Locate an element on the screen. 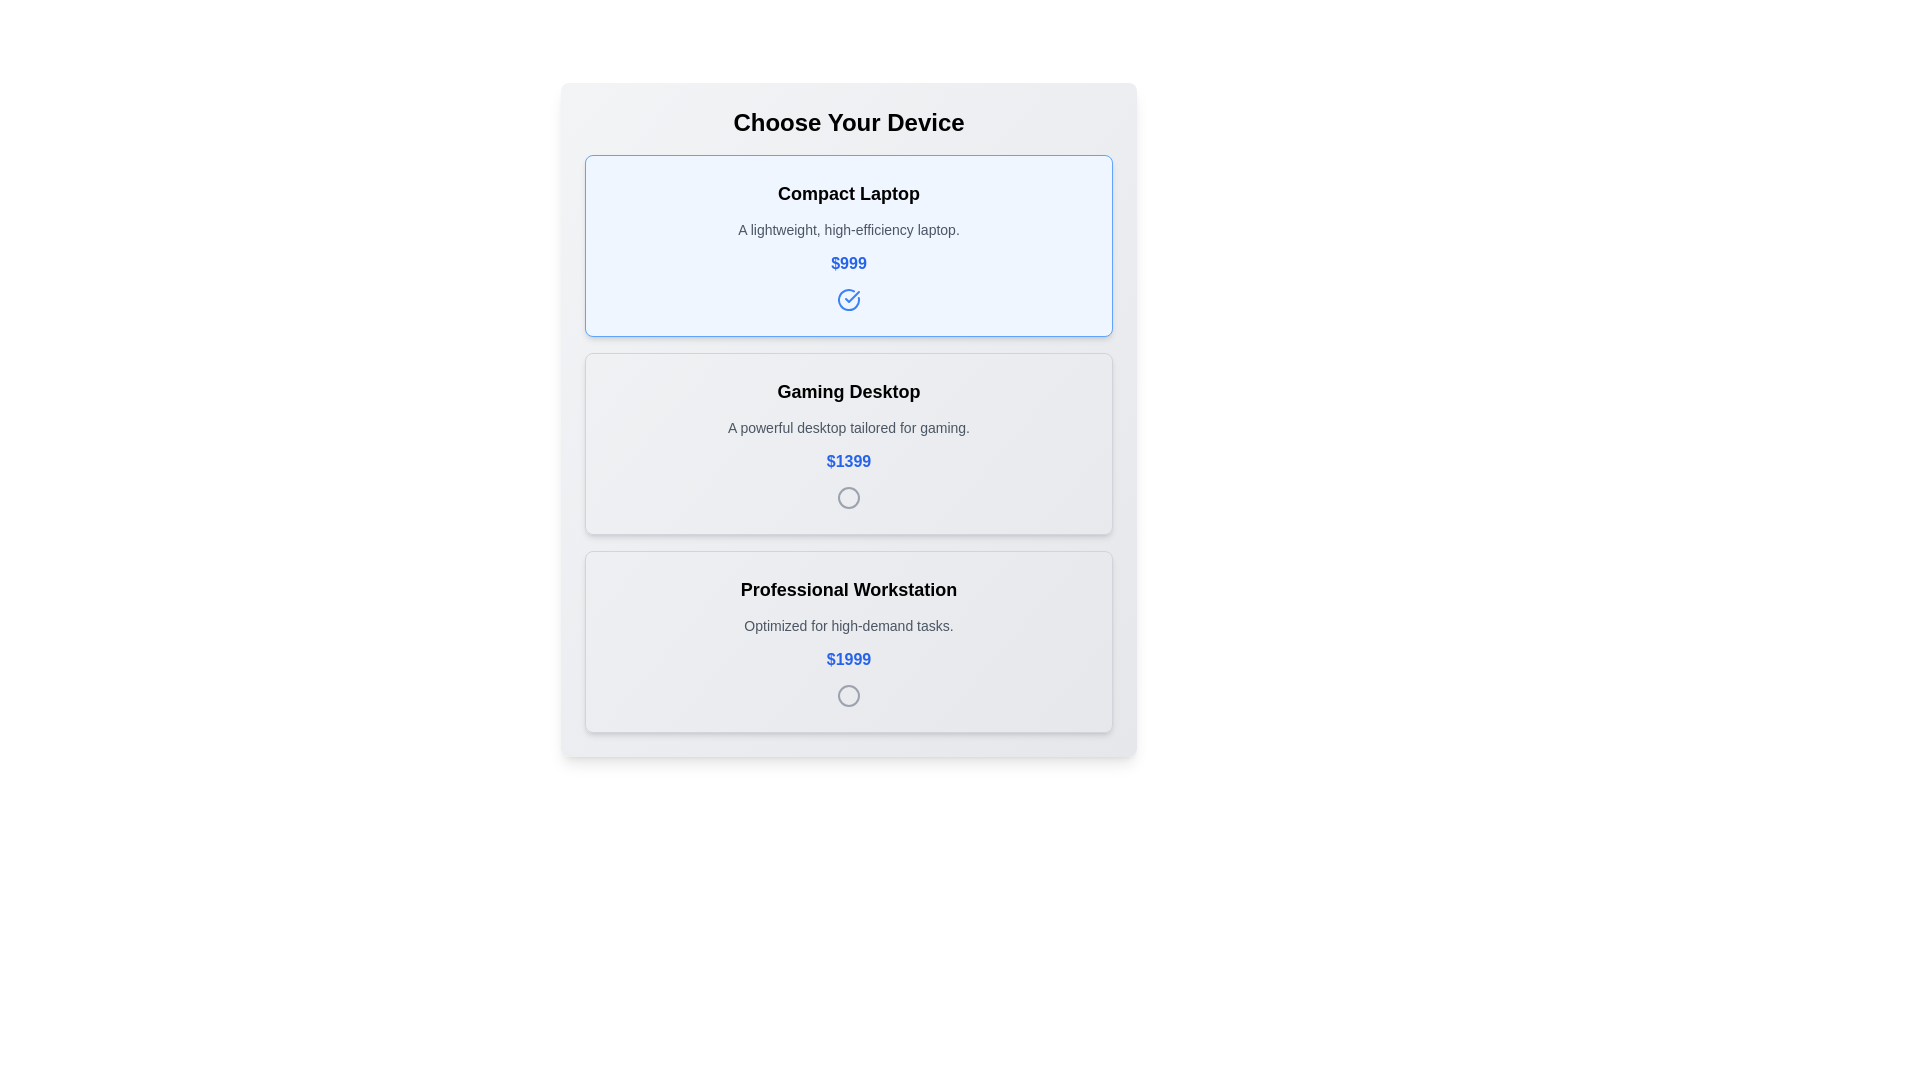  the circular icon located beneath the price of the 'Professional Workstation' option, which has a light gray circular border and empty interior is located at coordinates (849, 694).